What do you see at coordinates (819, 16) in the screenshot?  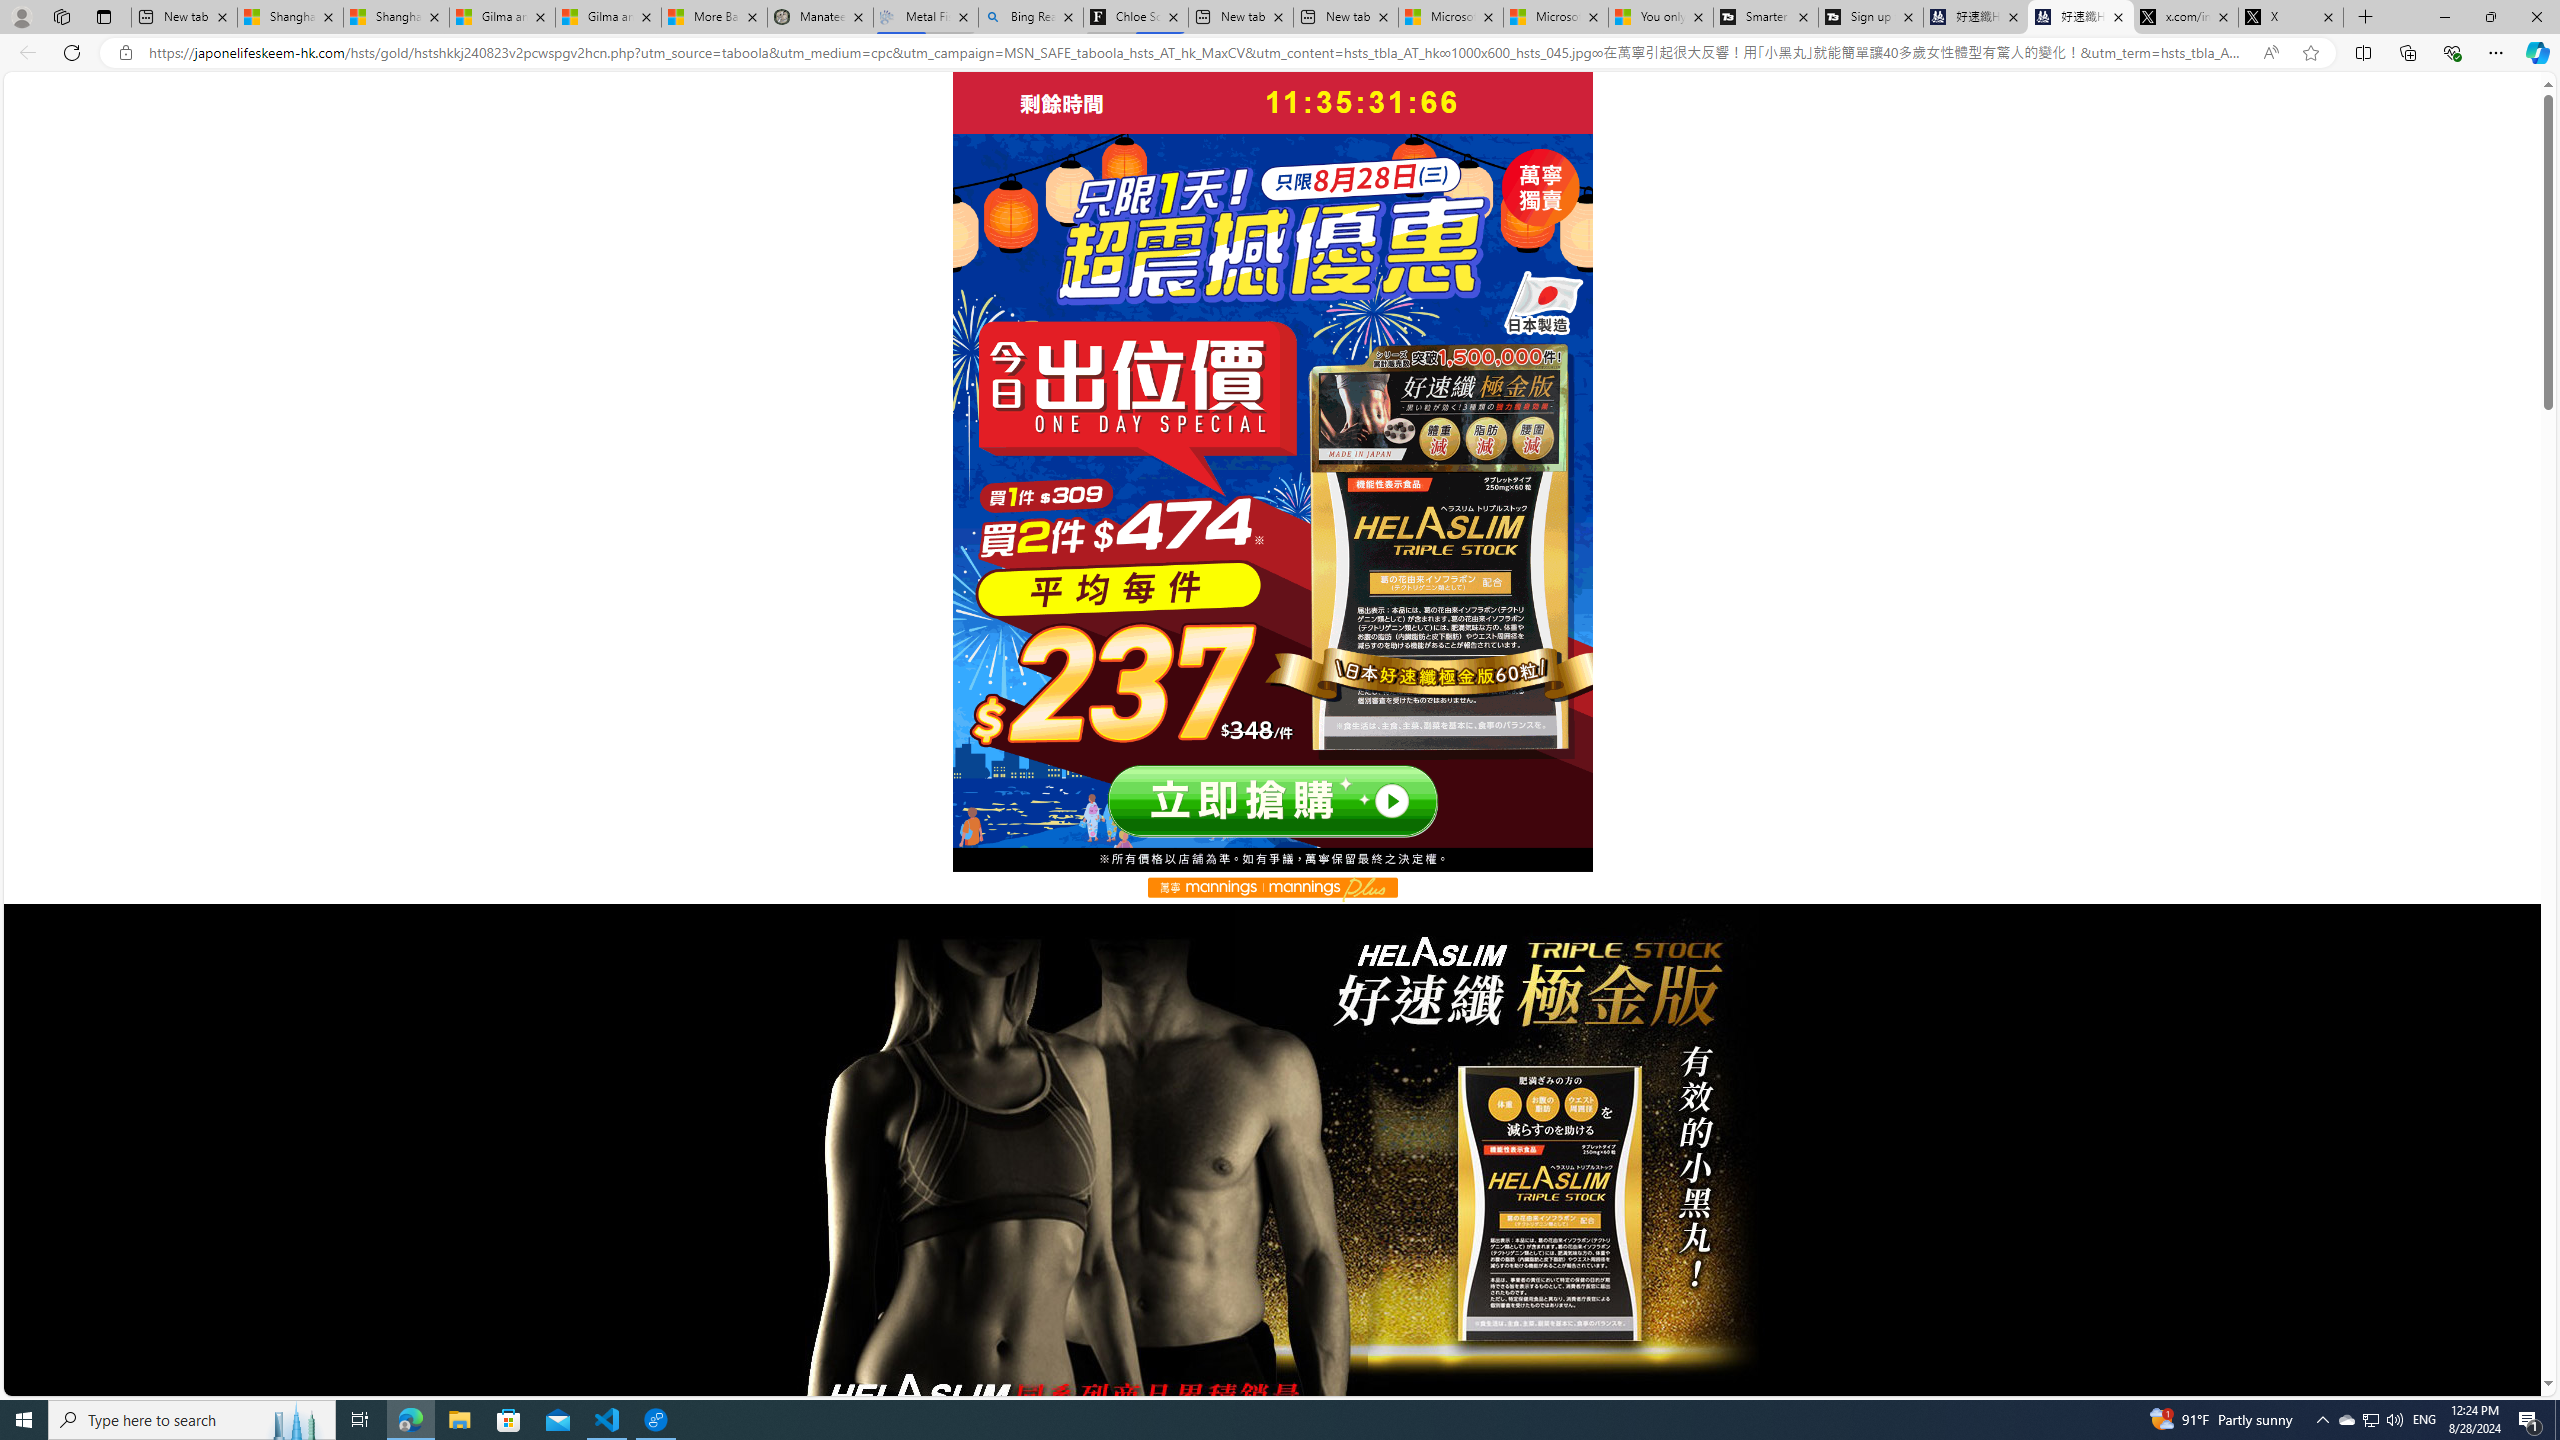 I see `'Manatee Mortality Statistics | FWC'` at bounding box center [819, 16].